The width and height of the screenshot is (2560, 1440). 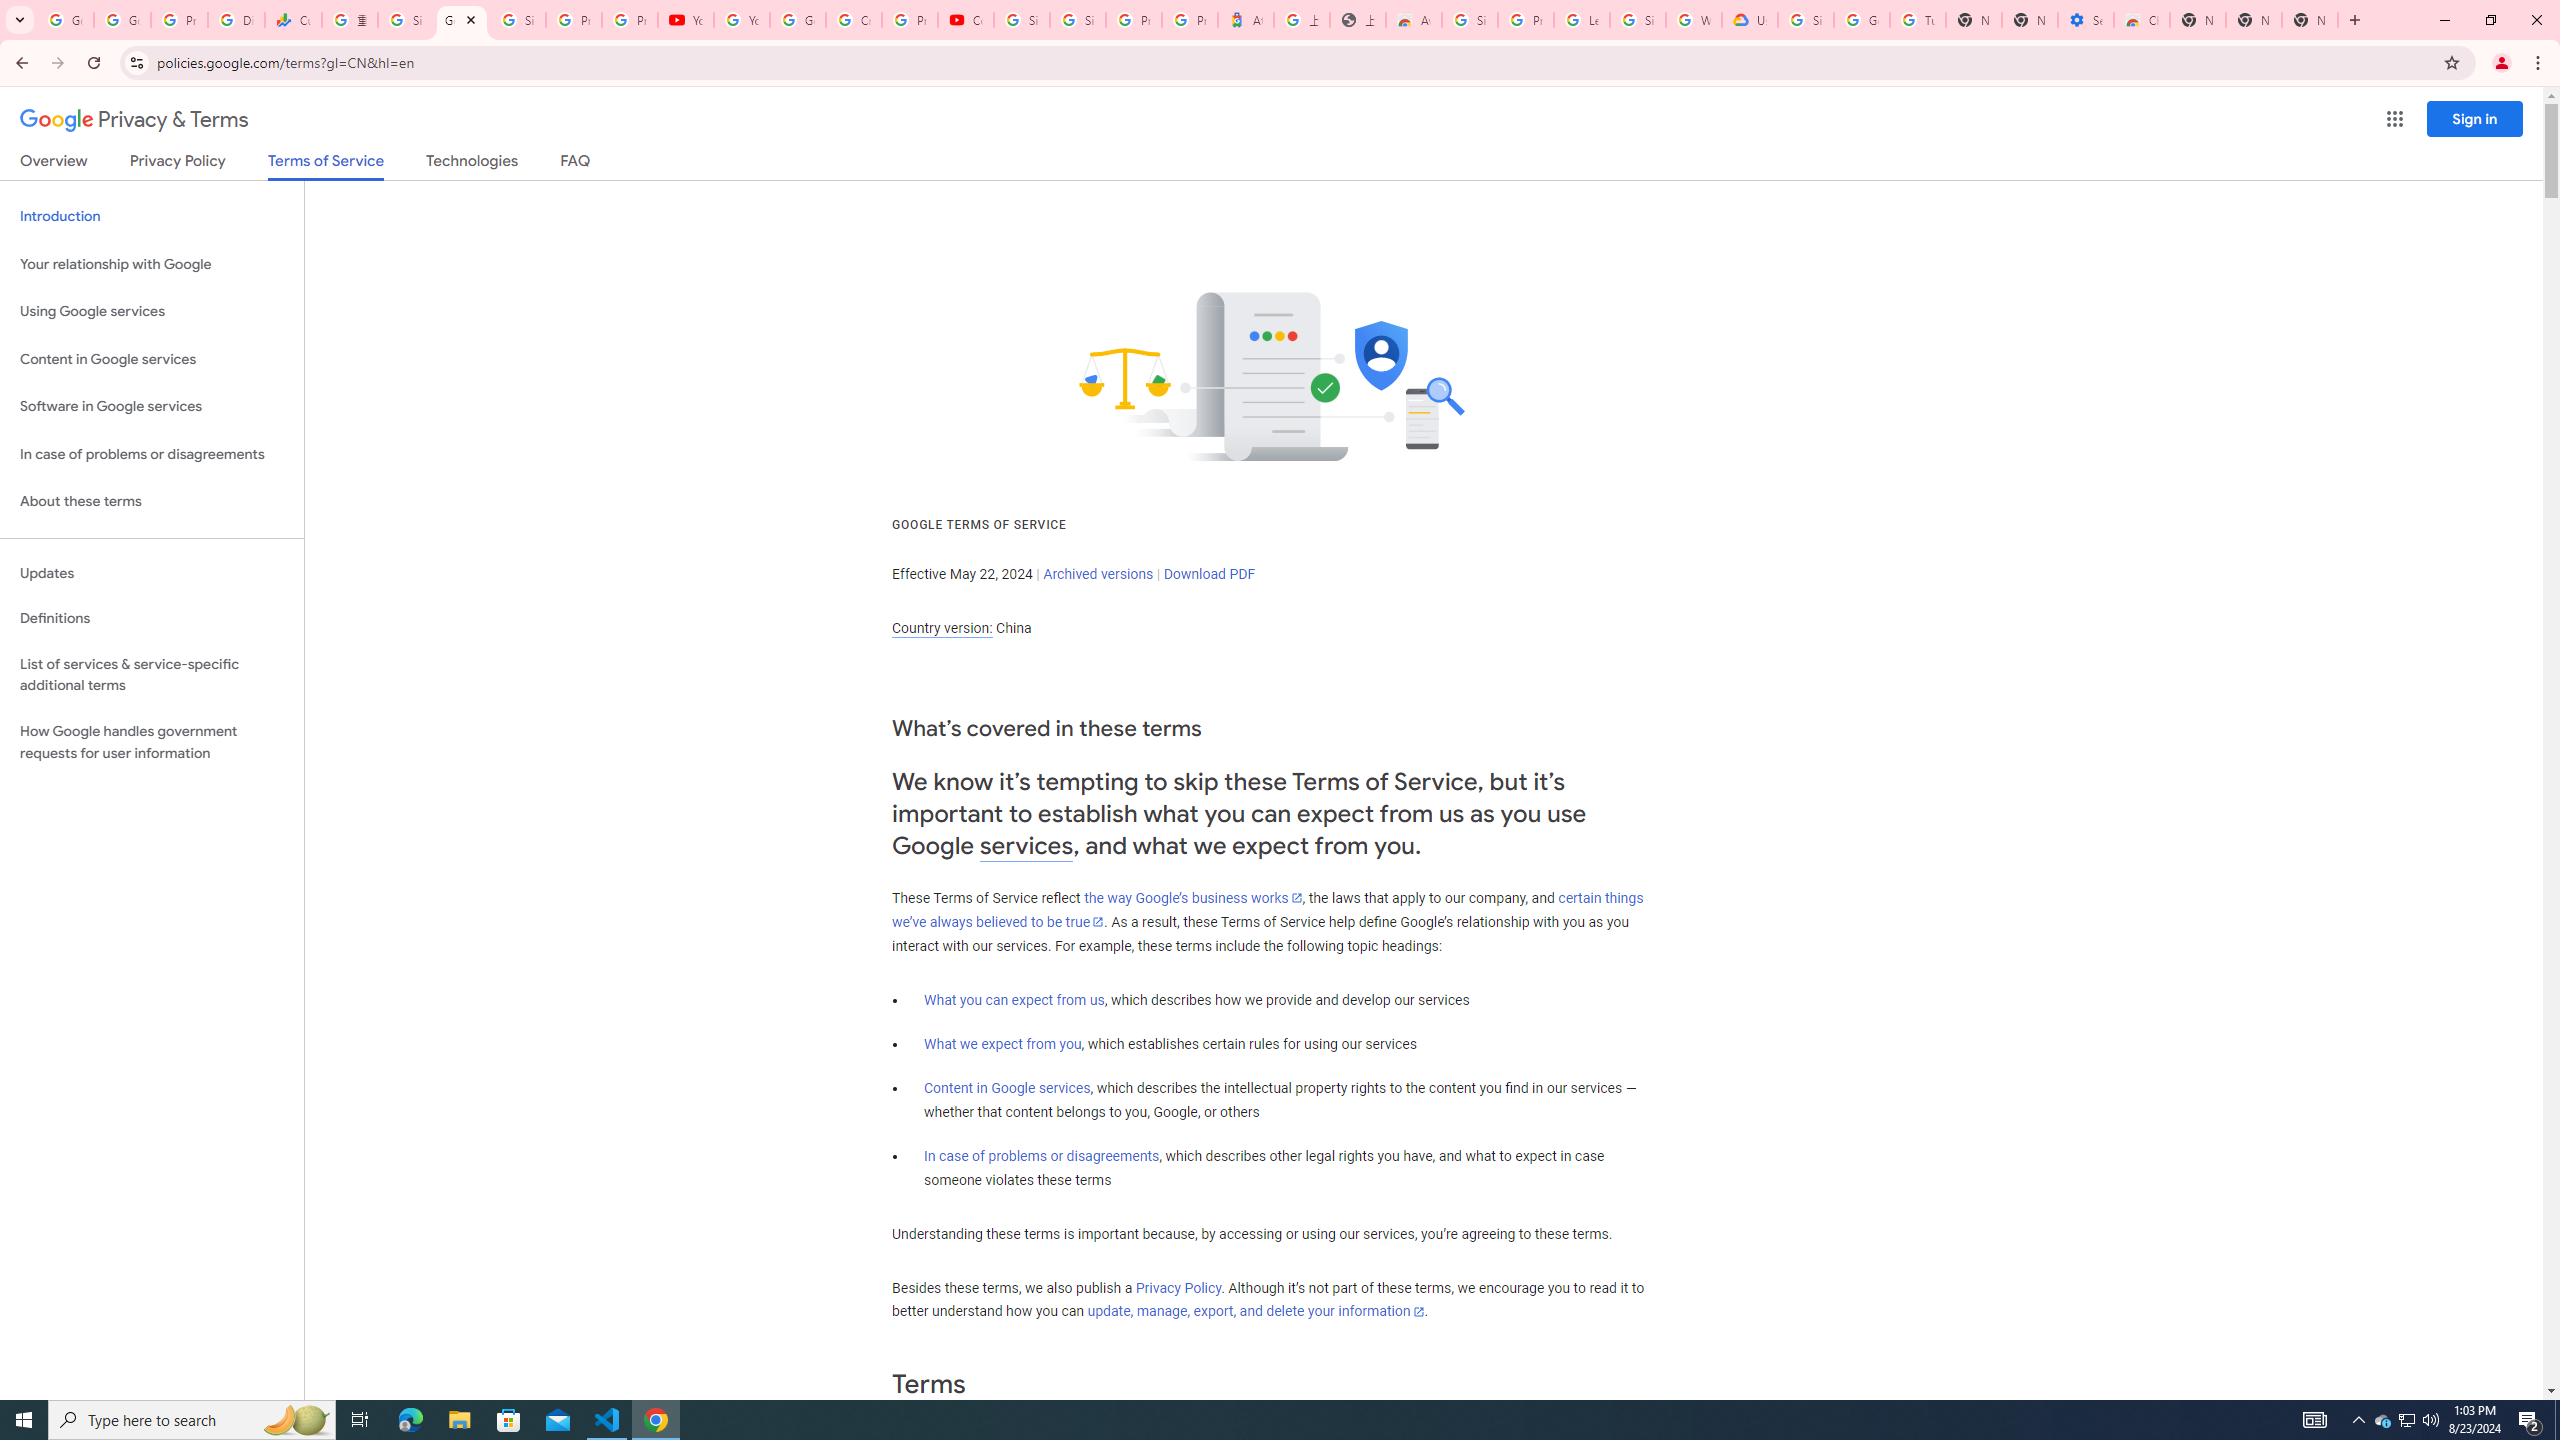 What do you see at coordinates (151, 310) in the screenshot?
I see `'Using Google services'` at bounding box center [151, 310].